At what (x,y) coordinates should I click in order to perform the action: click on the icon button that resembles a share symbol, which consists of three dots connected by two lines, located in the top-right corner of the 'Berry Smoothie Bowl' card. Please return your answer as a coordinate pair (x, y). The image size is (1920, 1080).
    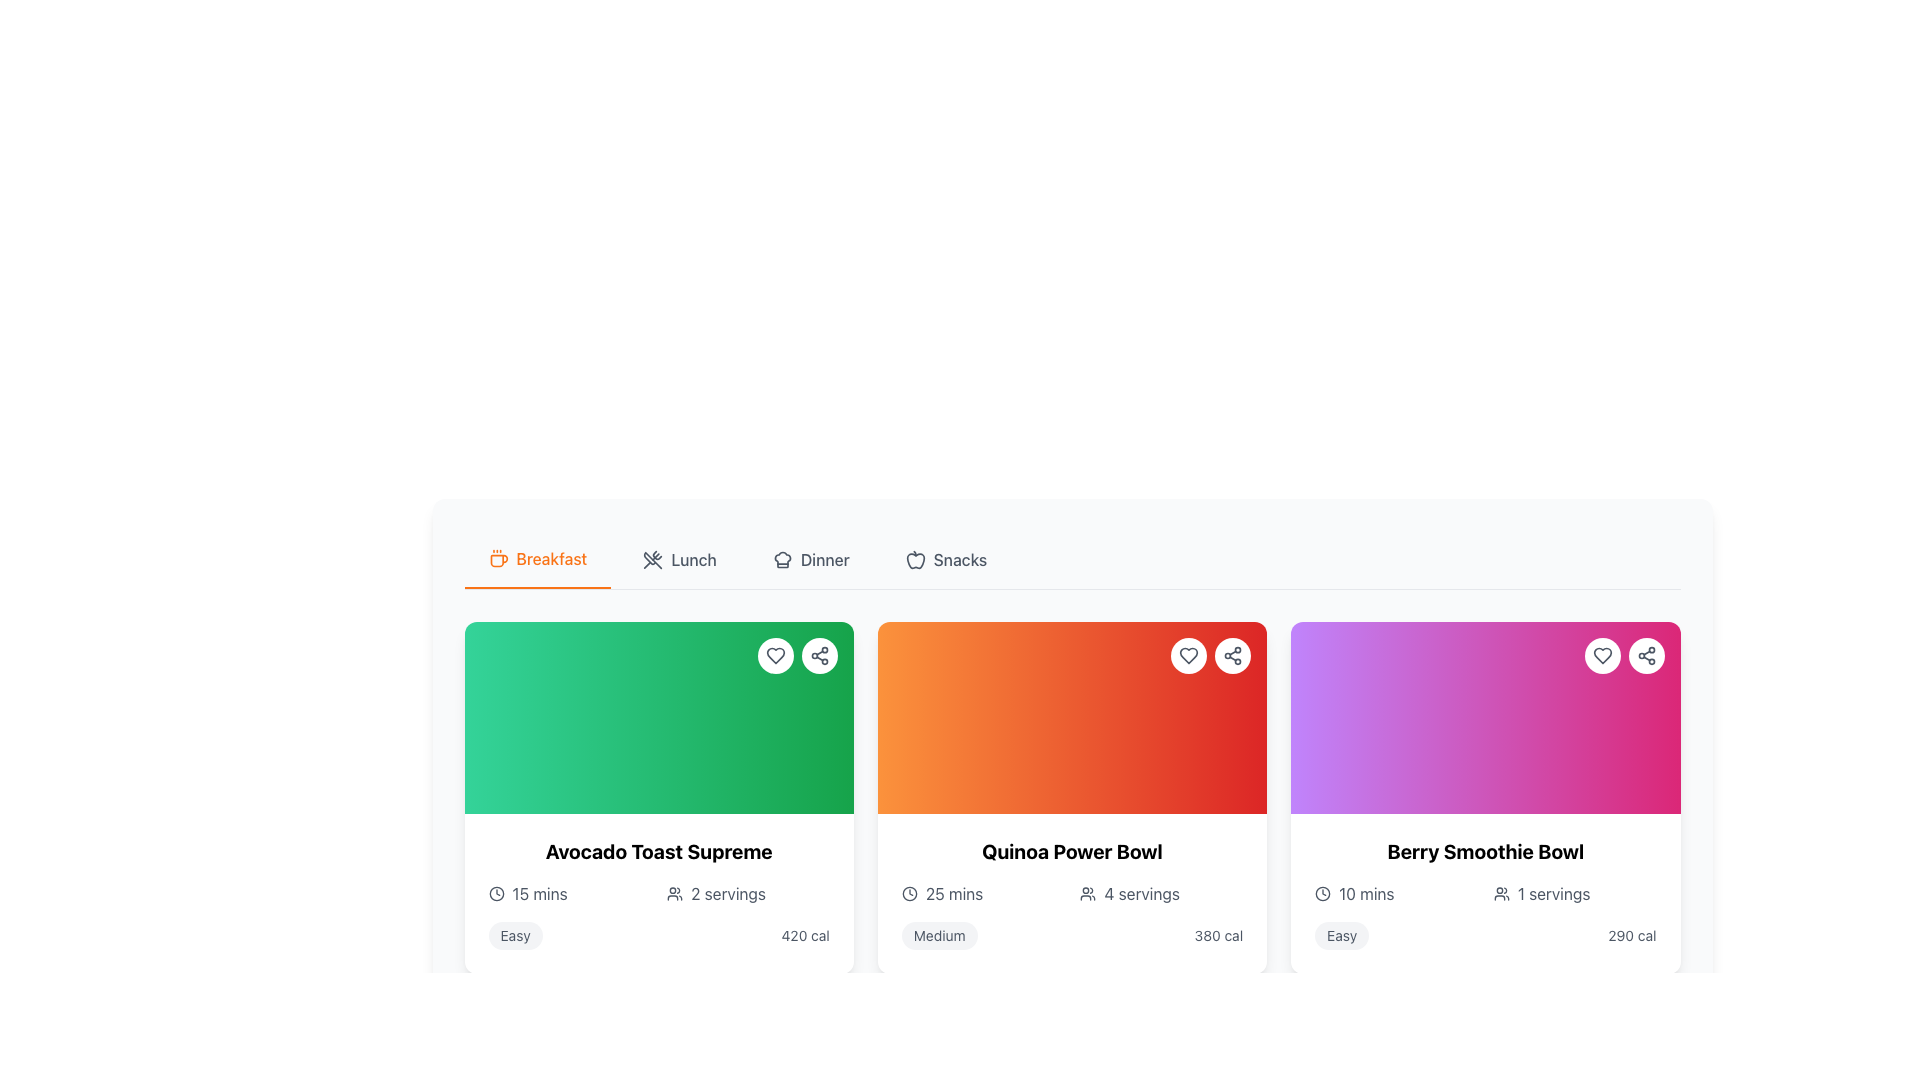
    Looking at the image, I should click on (1646, 655).